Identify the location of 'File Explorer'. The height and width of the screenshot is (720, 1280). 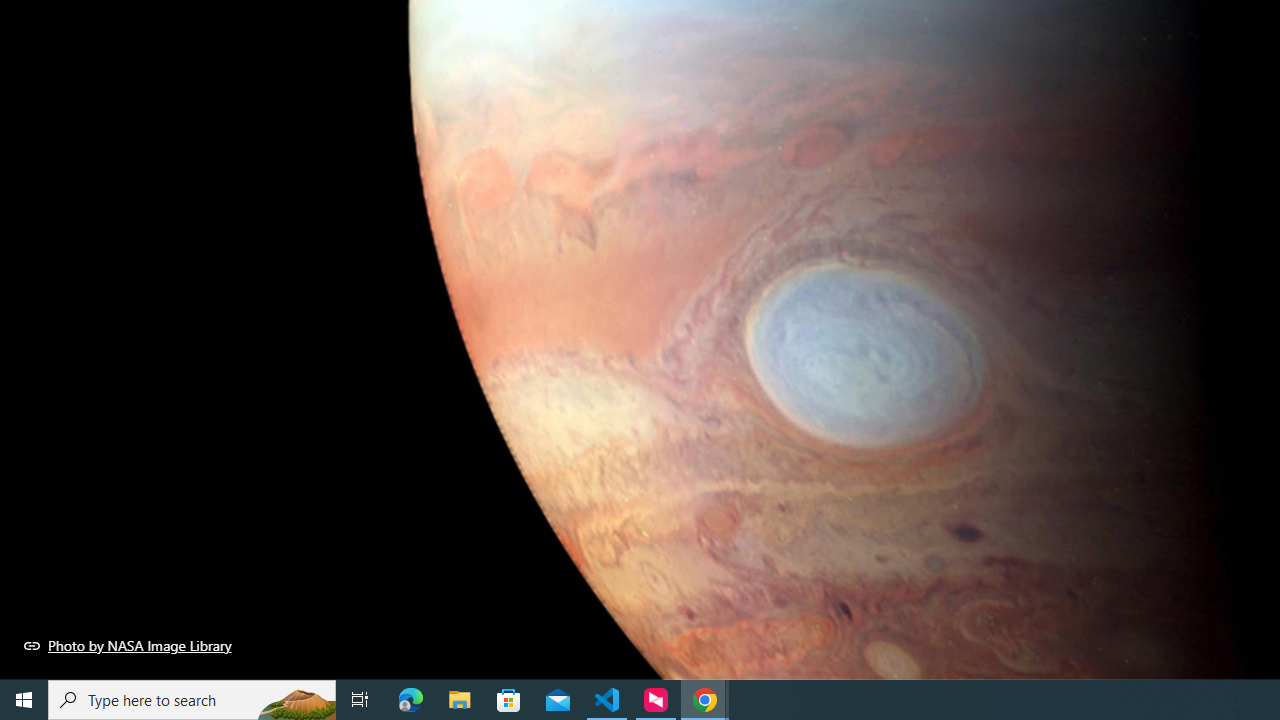
(459, 698).